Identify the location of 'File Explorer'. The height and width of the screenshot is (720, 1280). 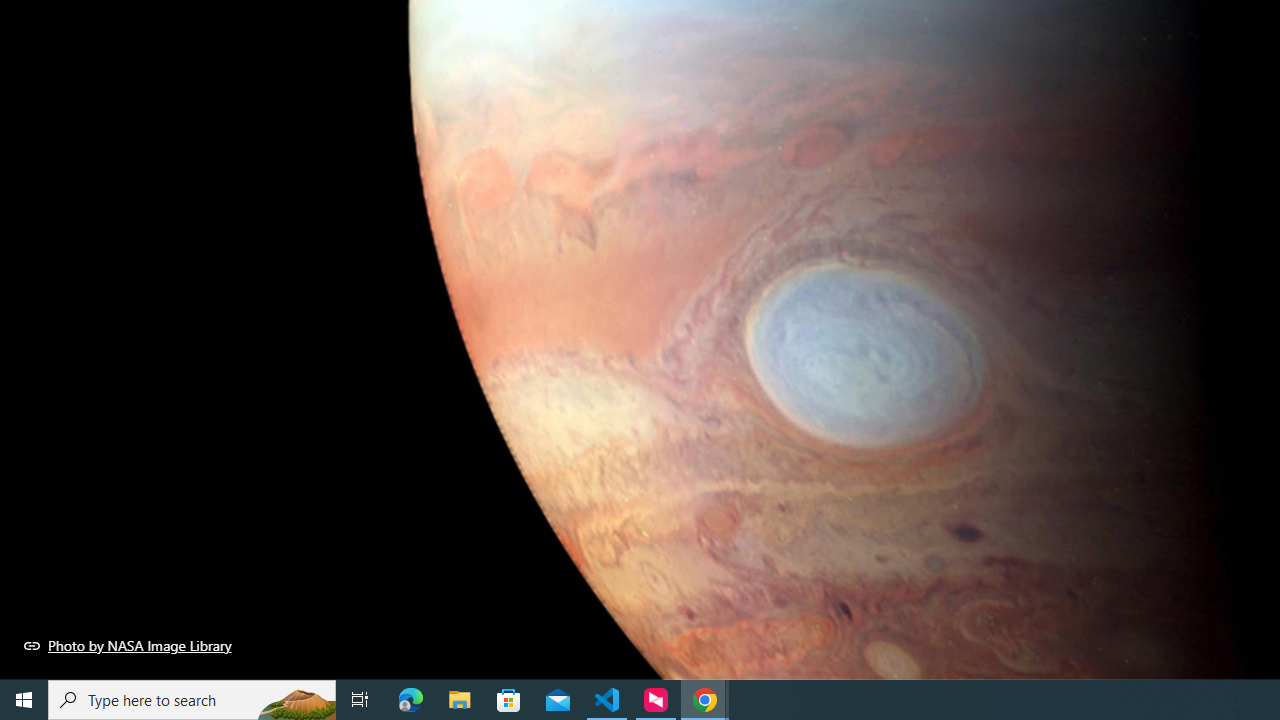
(459, 698).